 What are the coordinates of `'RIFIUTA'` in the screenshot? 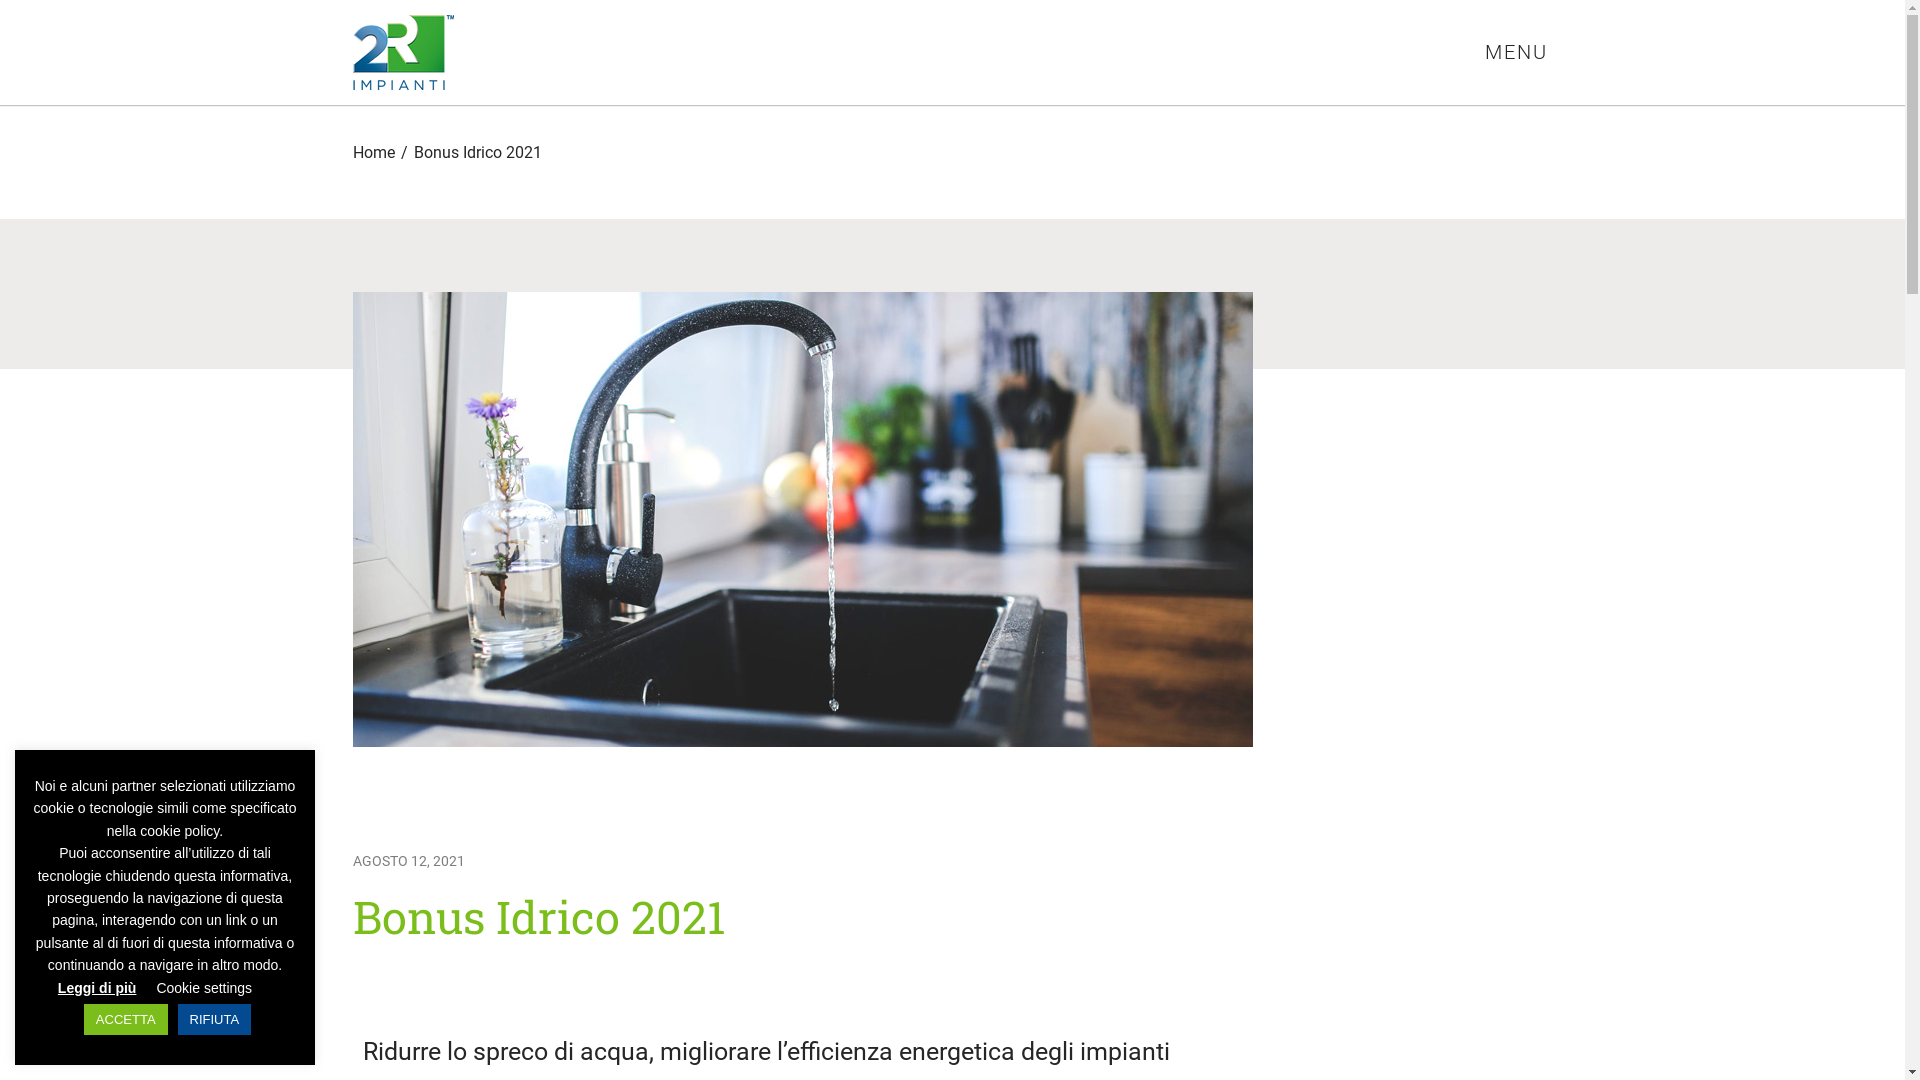 It's located at (177, 1019).